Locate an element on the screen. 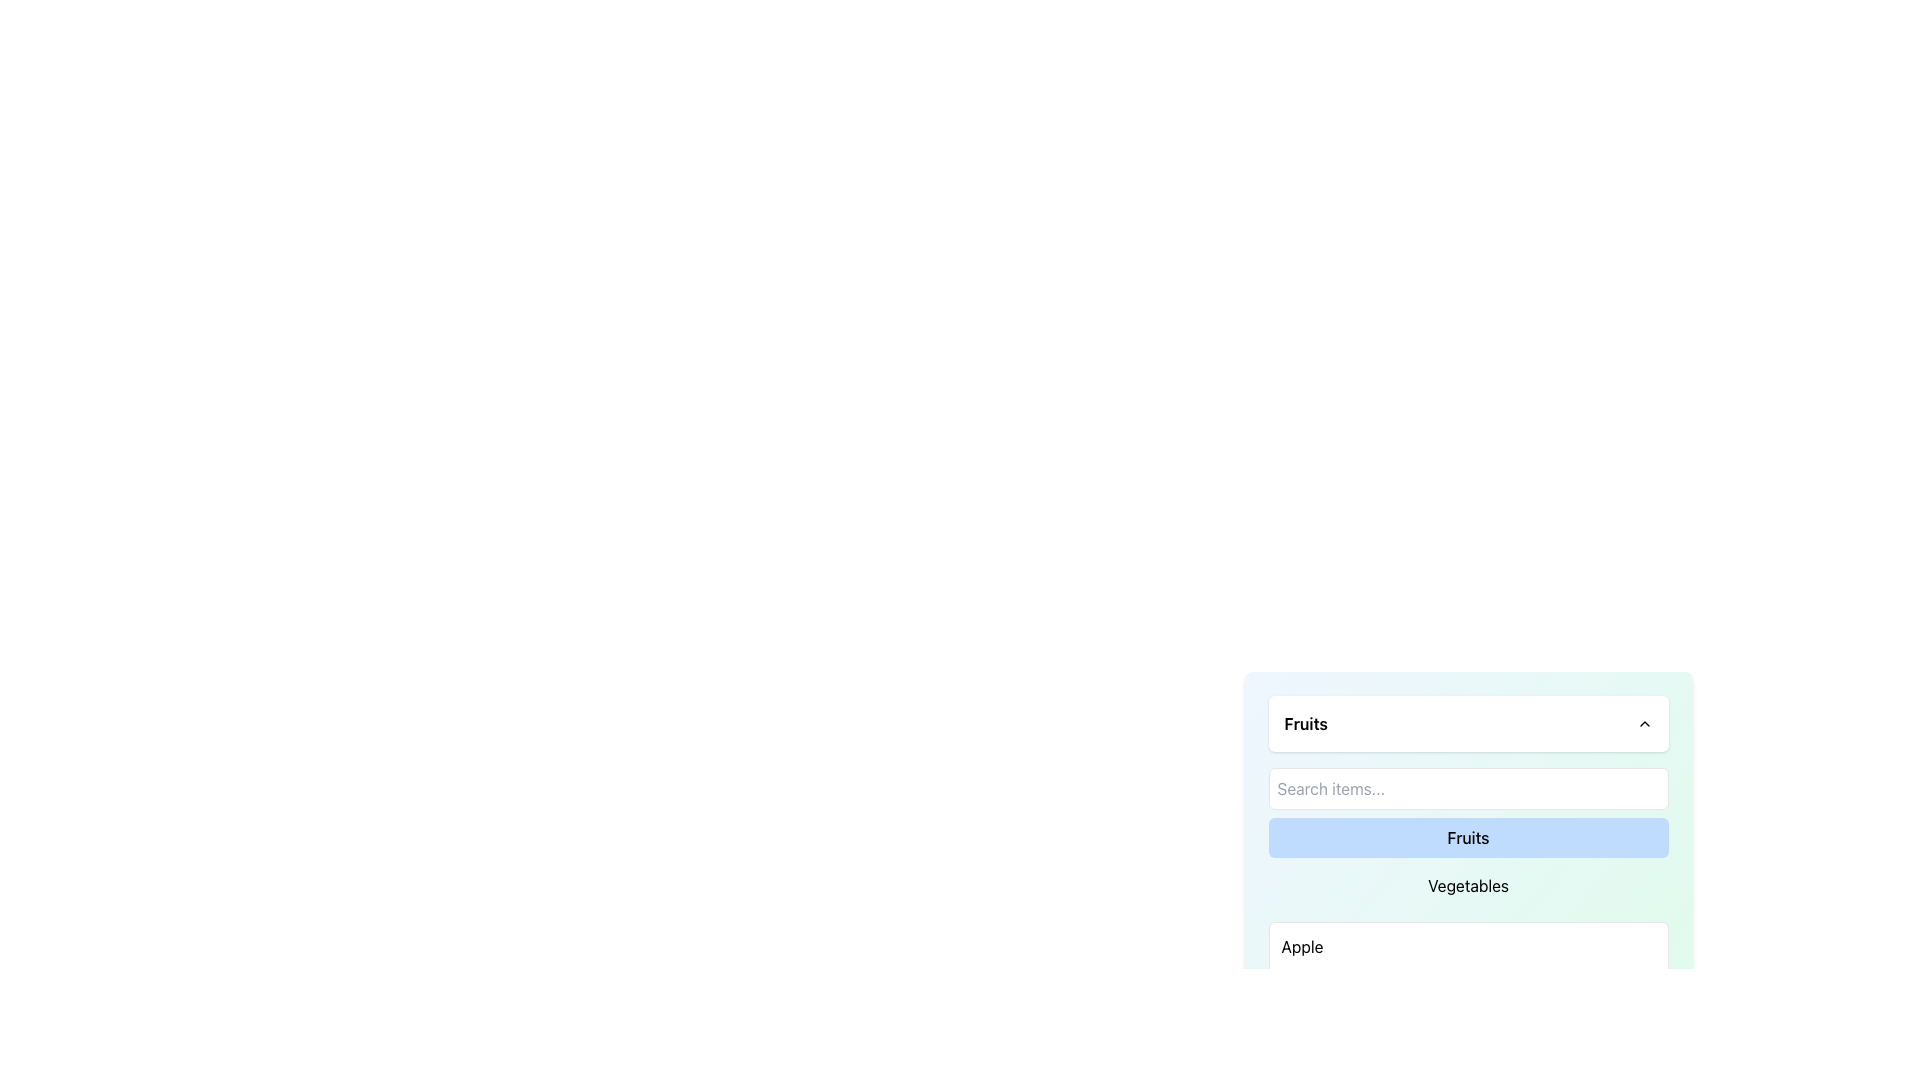  the 'Vegetables' text label in the dropdown menu is located at coordinates (1468, 885).